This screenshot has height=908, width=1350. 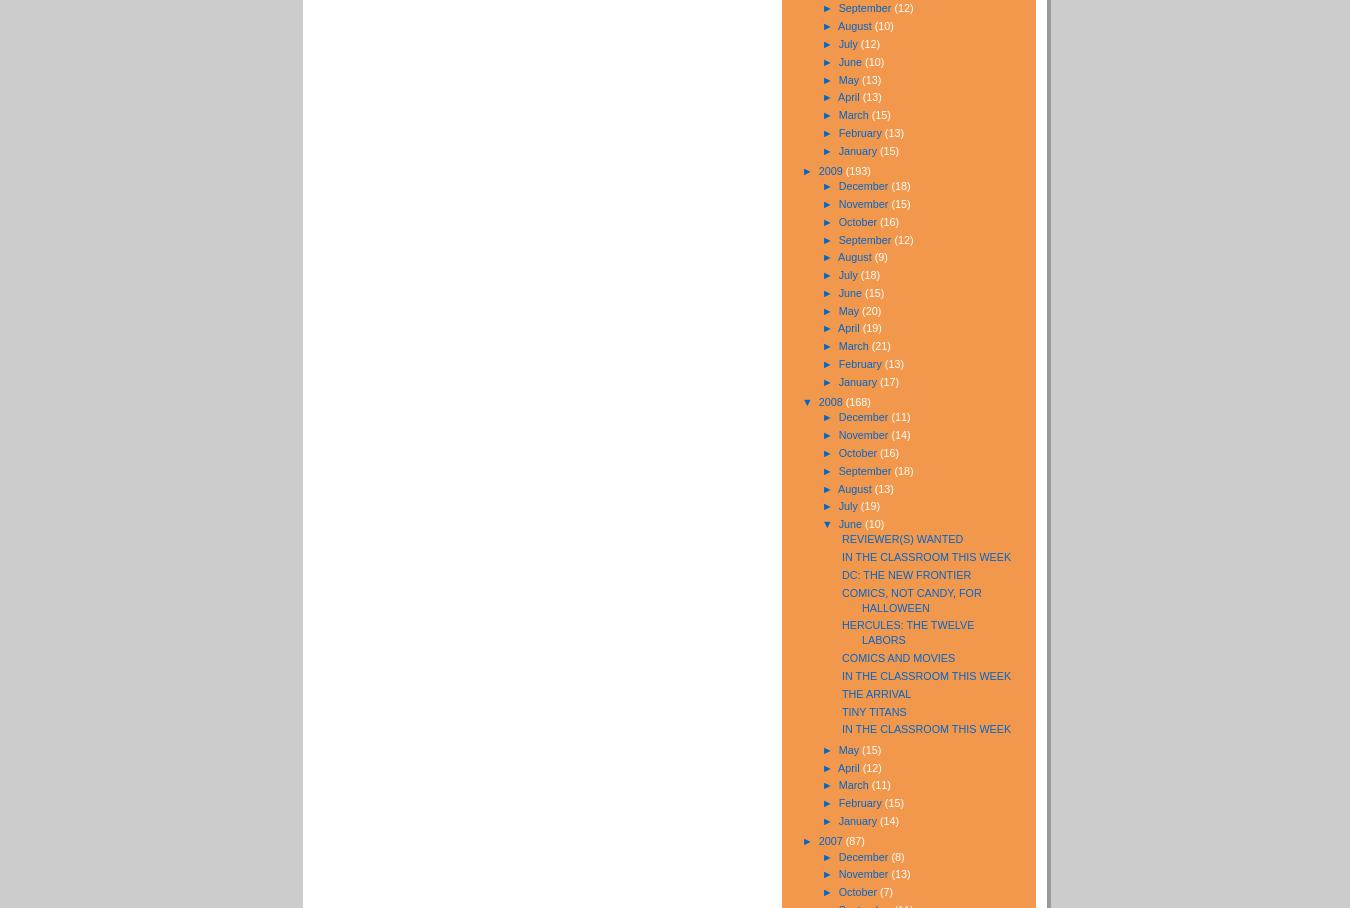 What do you see at coordinates (871, 308) in the screenshot?
I see `'(20)'` at bounding box center [871, 308].